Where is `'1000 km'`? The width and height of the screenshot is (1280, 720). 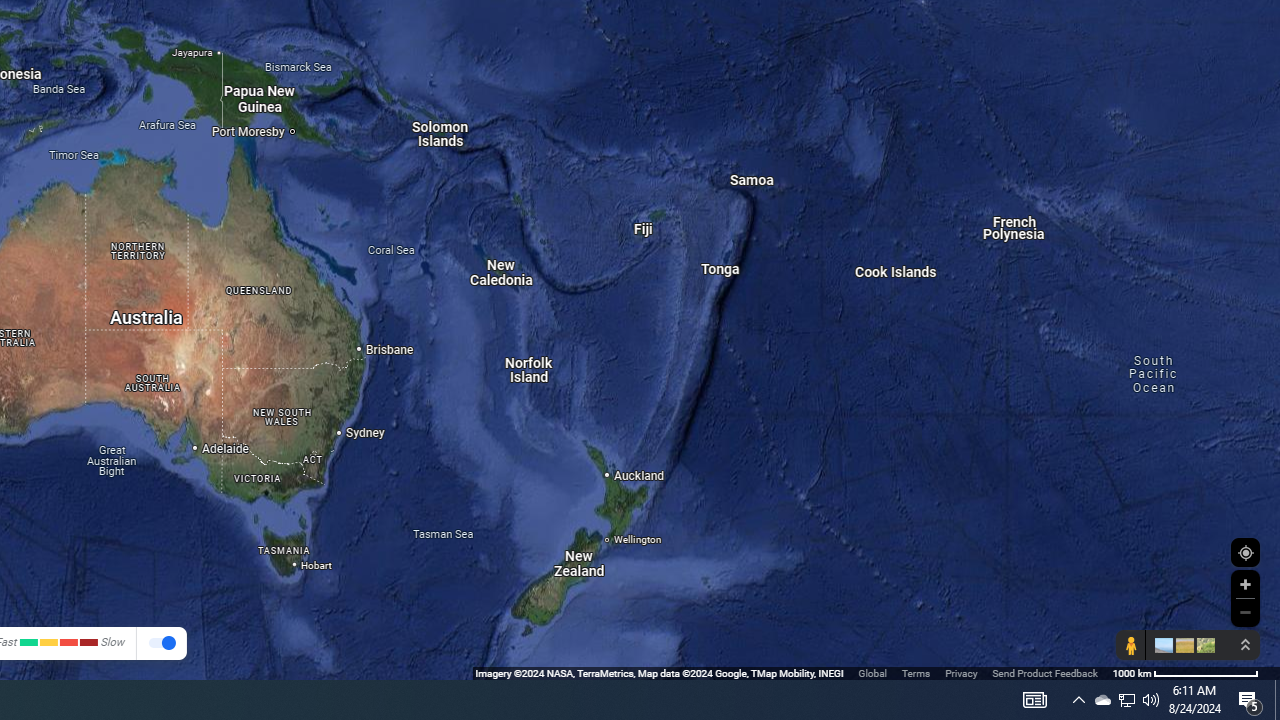 '1000 km' is located at coordinates (1185, 673).